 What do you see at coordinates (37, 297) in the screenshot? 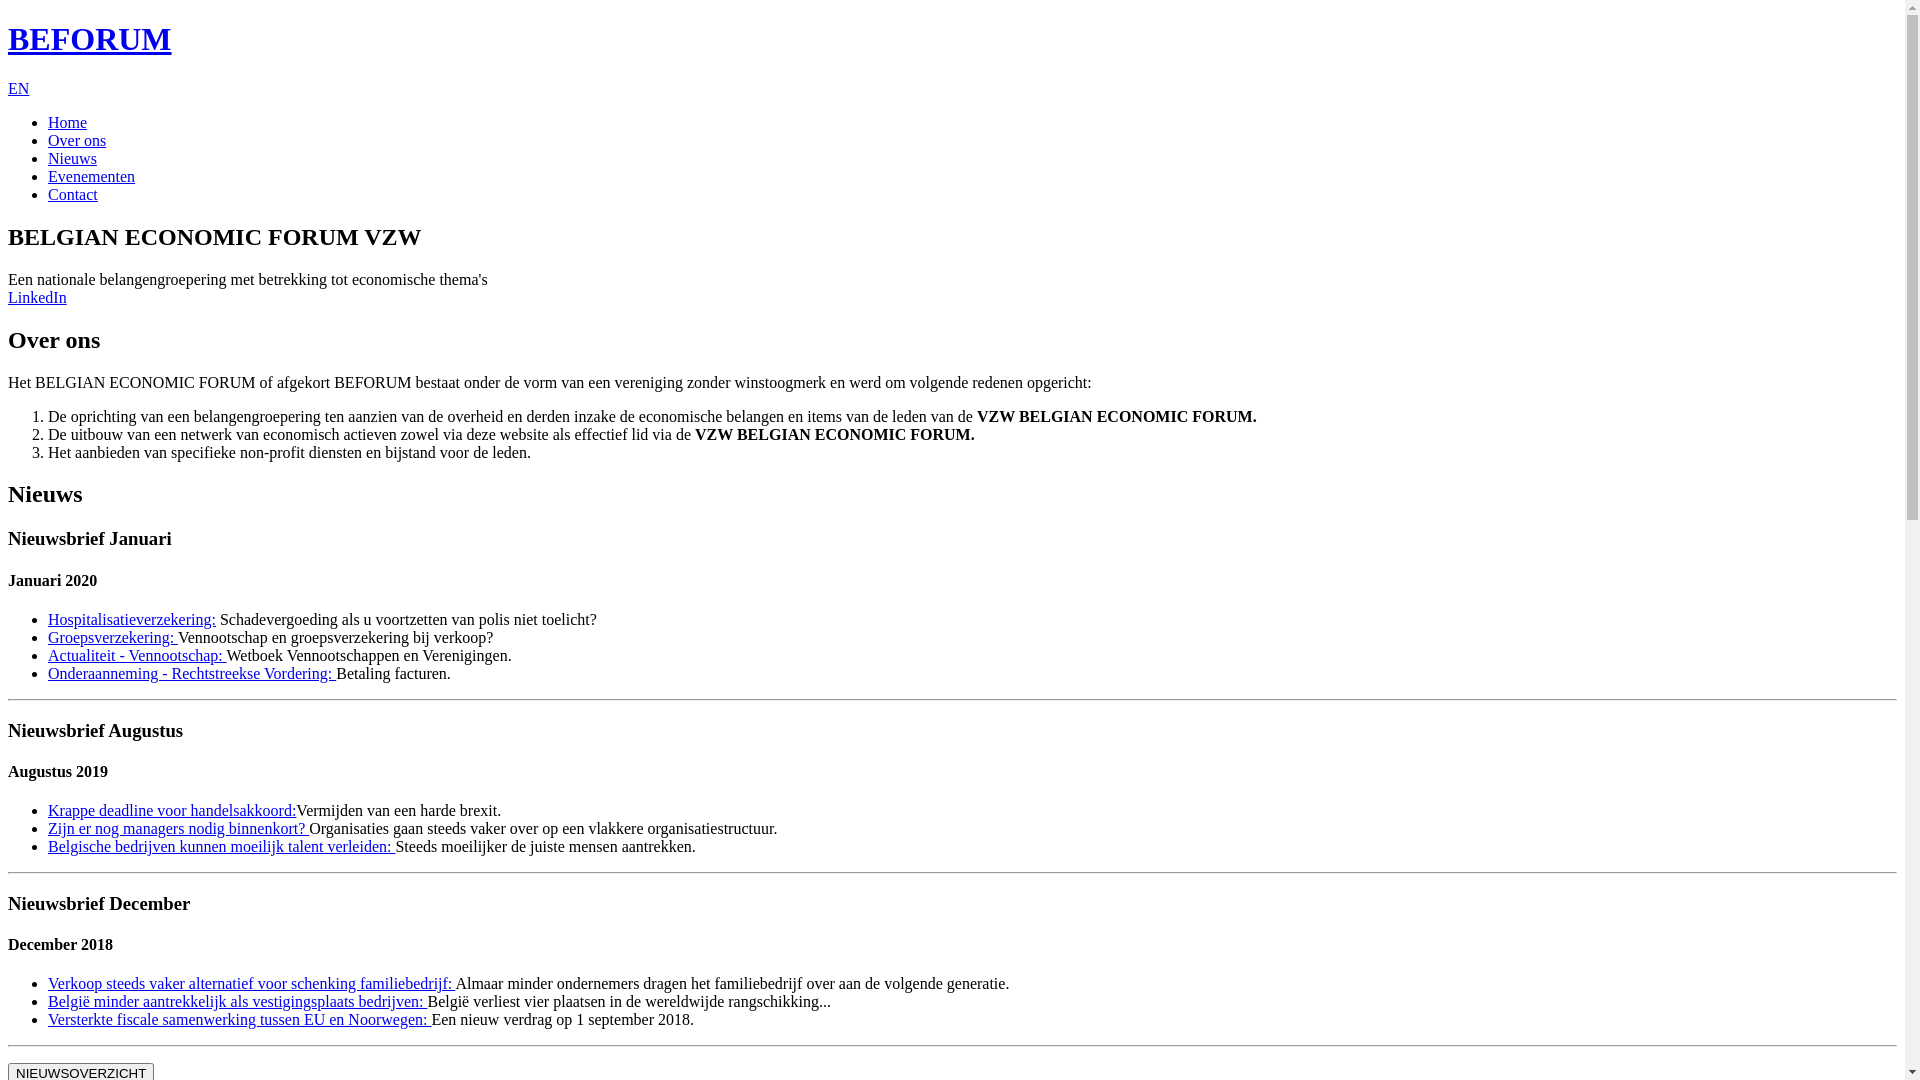
I see `'LinkedIn'` at bounding box center [37, 297].